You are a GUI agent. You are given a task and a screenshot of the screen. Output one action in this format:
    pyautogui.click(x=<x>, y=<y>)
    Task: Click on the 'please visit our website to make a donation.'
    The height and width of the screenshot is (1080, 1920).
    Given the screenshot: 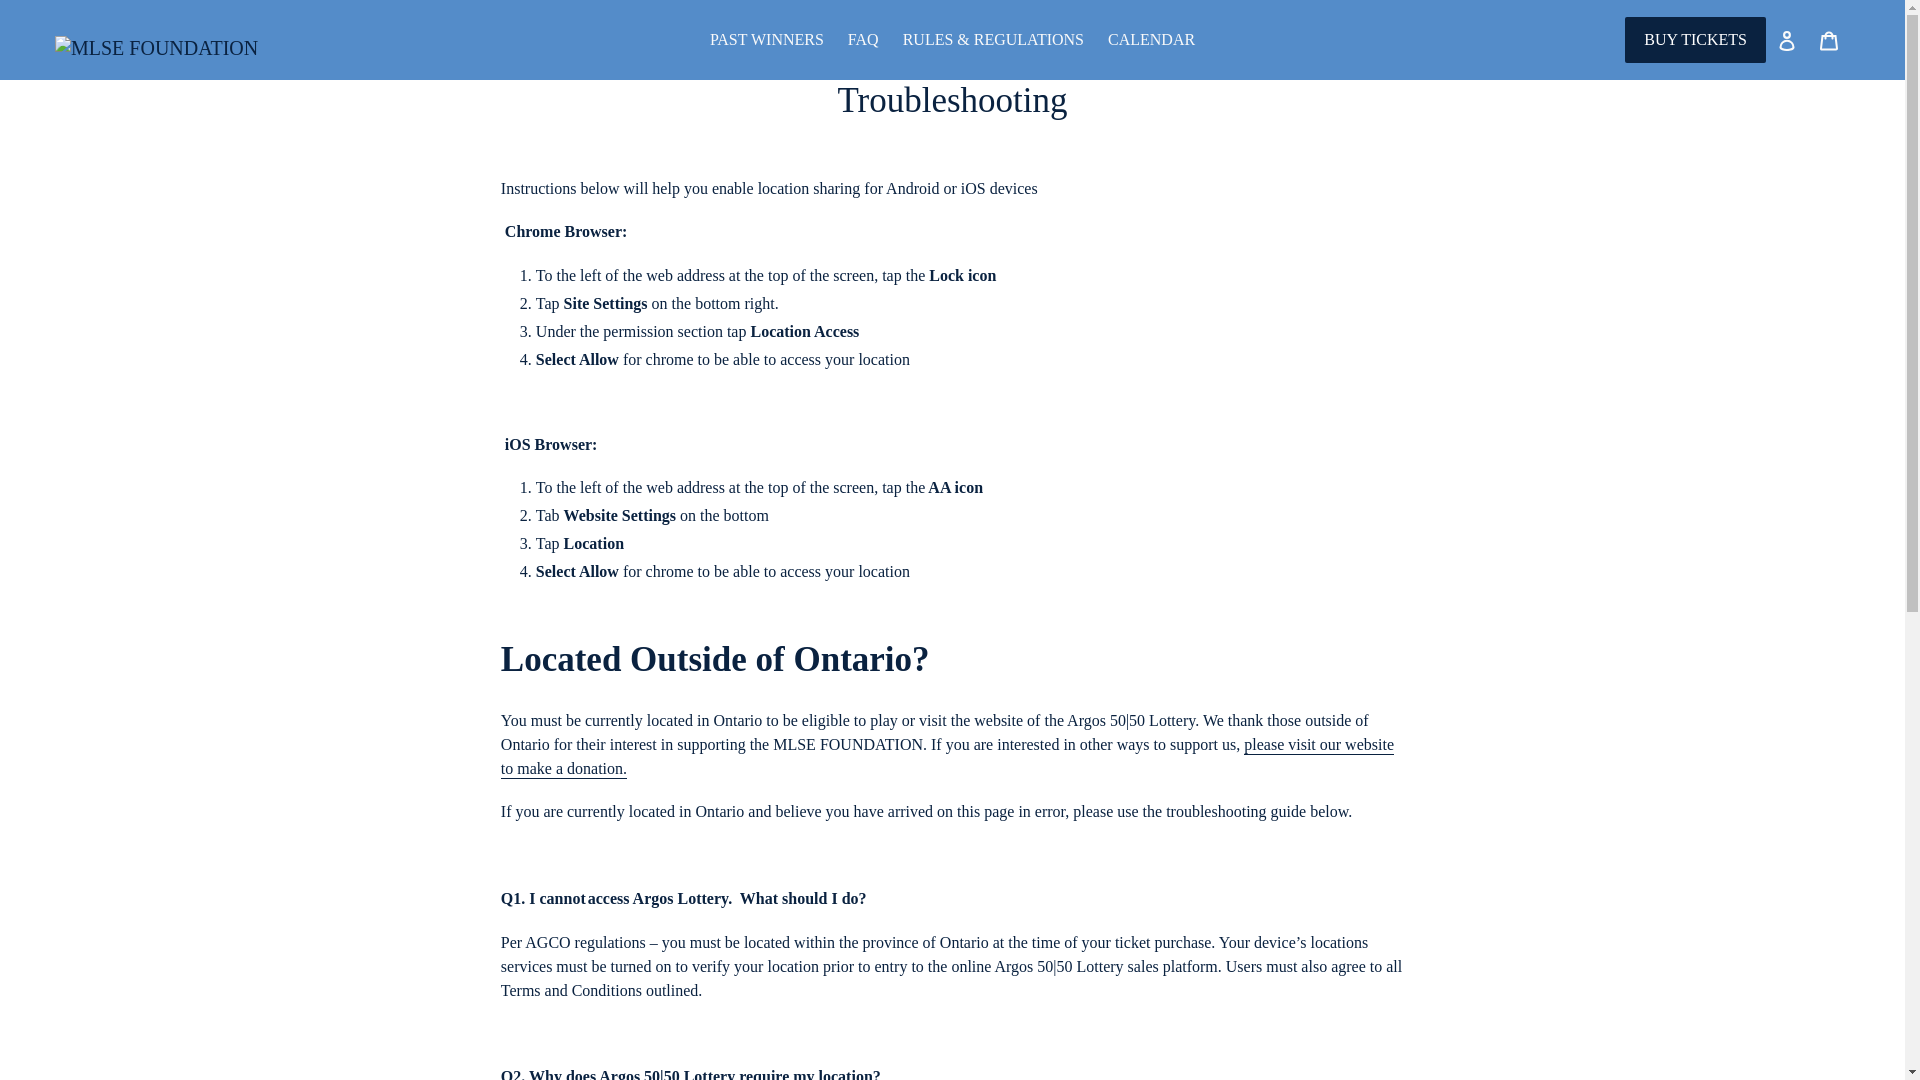 What is the action you would take?
    pyautogui.click(x=946, y=757)
    